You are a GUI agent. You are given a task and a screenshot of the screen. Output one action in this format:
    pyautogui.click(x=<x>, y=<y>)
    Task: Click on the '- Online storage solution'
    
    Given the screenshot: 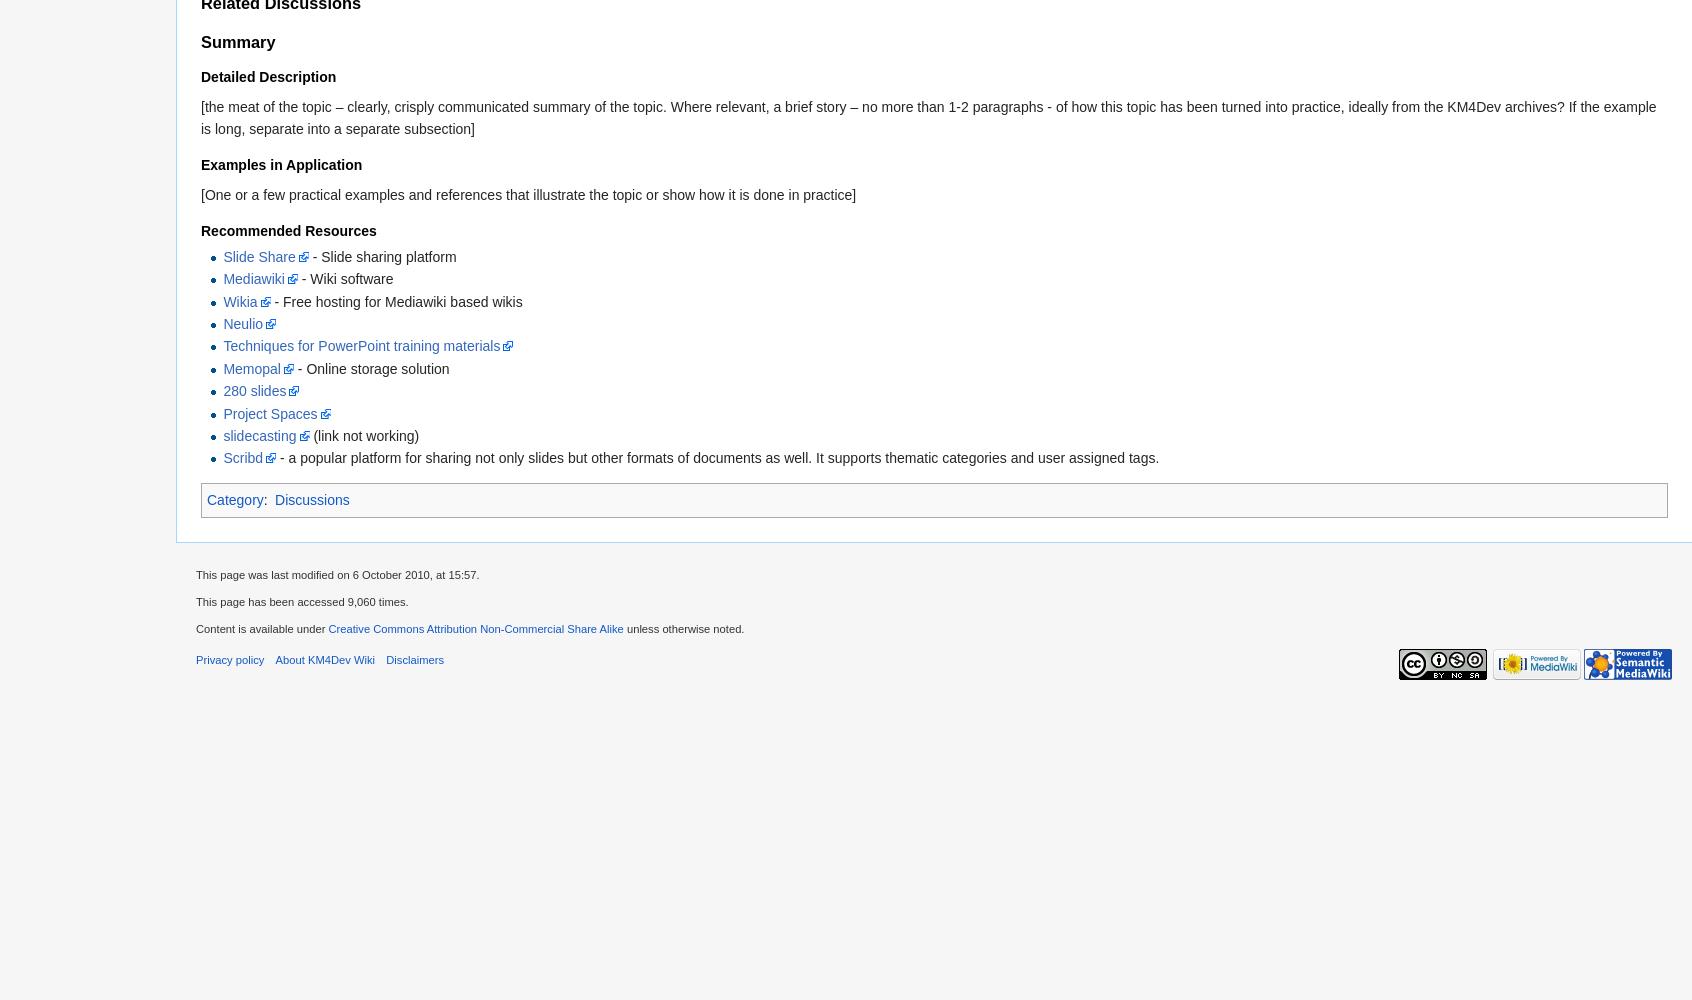 What is the action you would take?
    pyautogui.click(x=292, y=367)
    